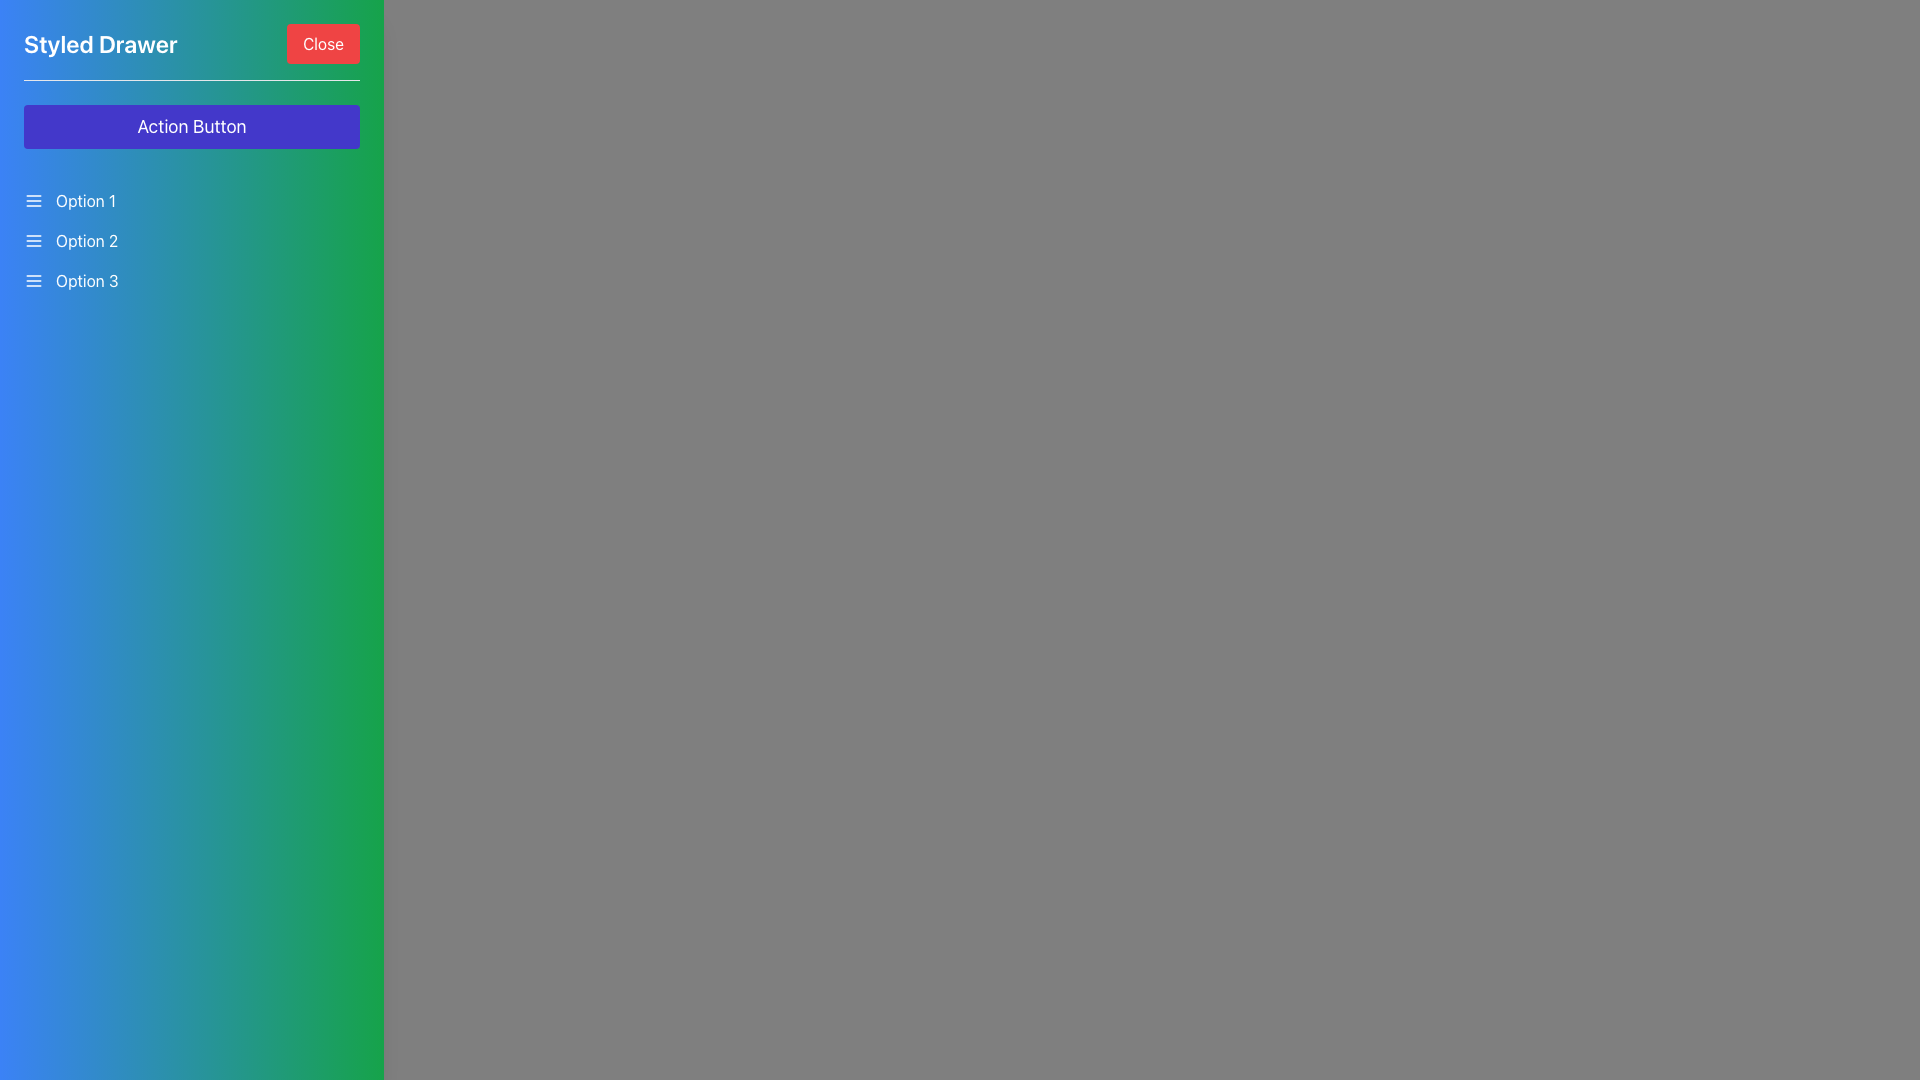 This screenshot has height=1080, width=1920. Describe the element at coordinates (192, 200) in the screenshot. I see `the first selectable option in the menu or list, labeled 'Option 1', located beneath the purple action button` at that location.